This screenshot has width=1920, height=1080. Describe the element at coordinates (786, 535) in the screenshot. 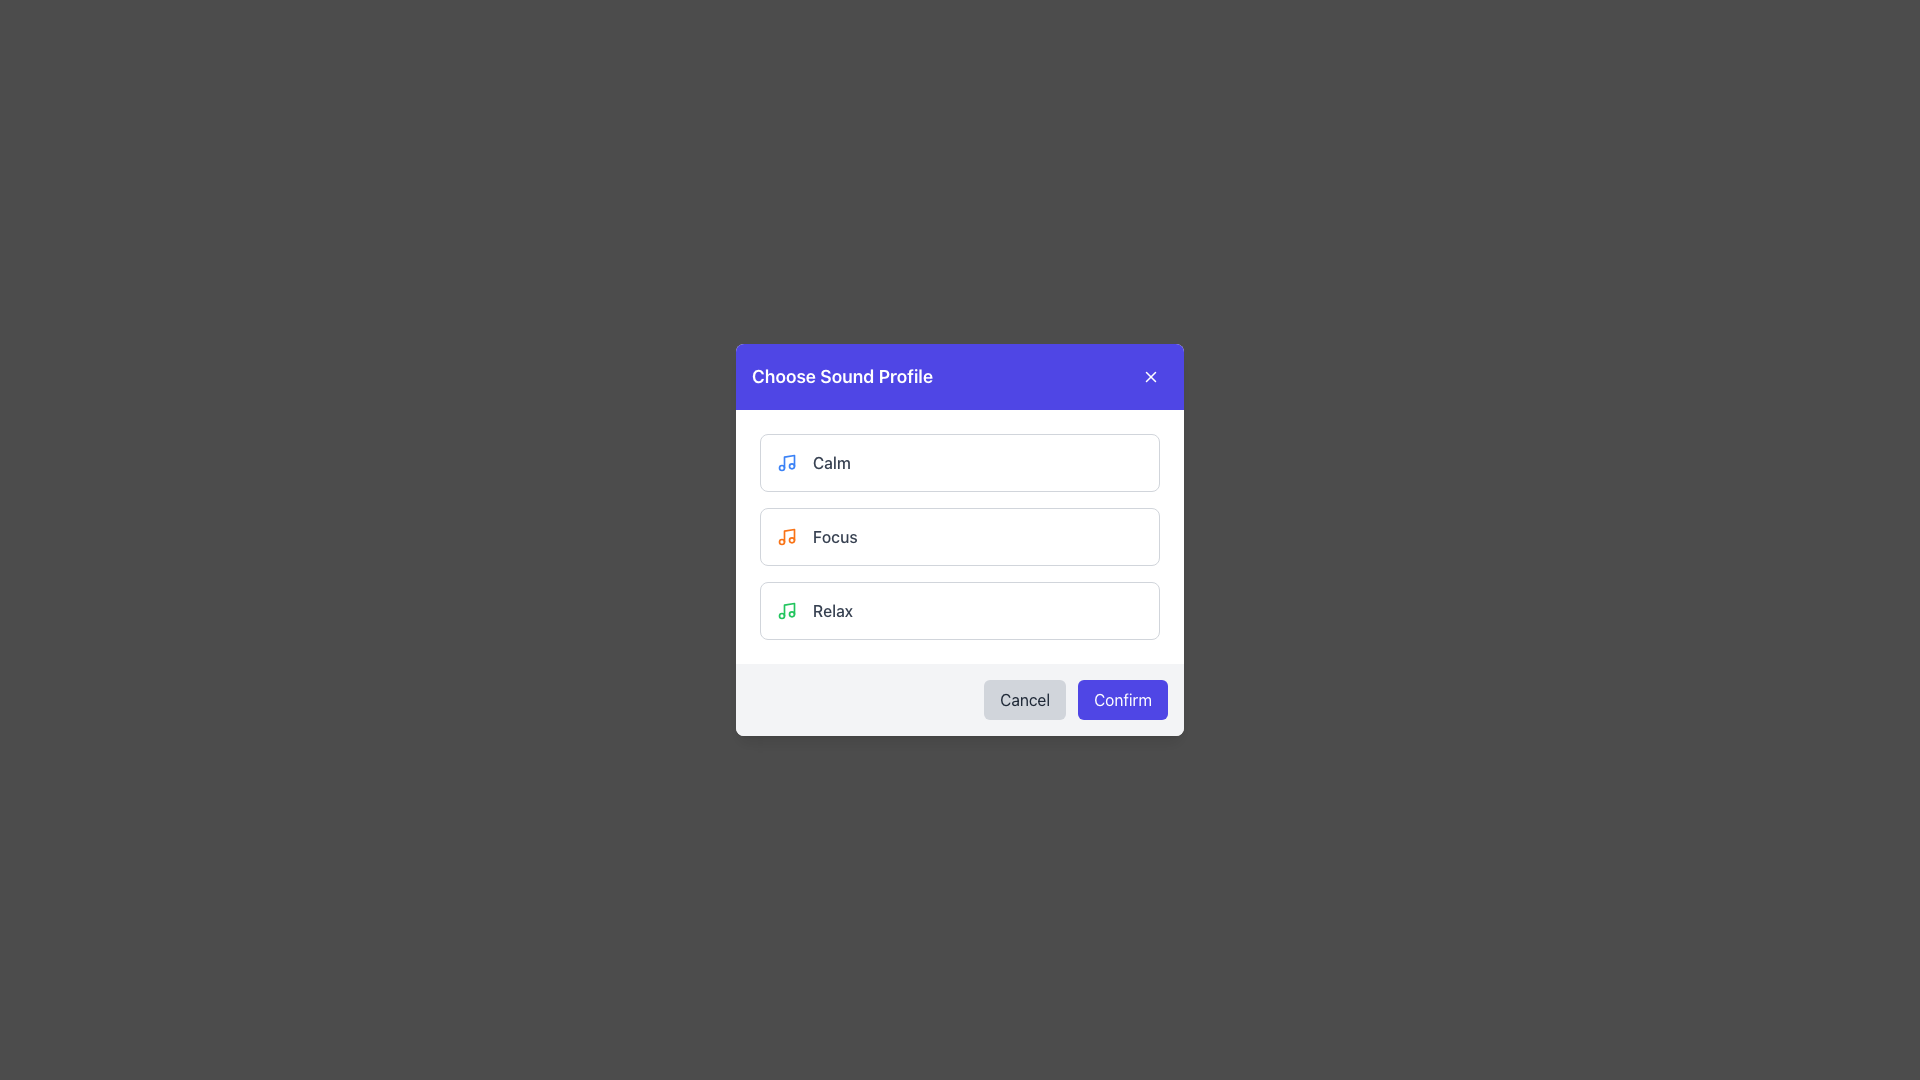

I see `the 'Focus' sound profile icon, which is visually identified to the left of the 'Focus' text label in the list of sound profiles` at that location.